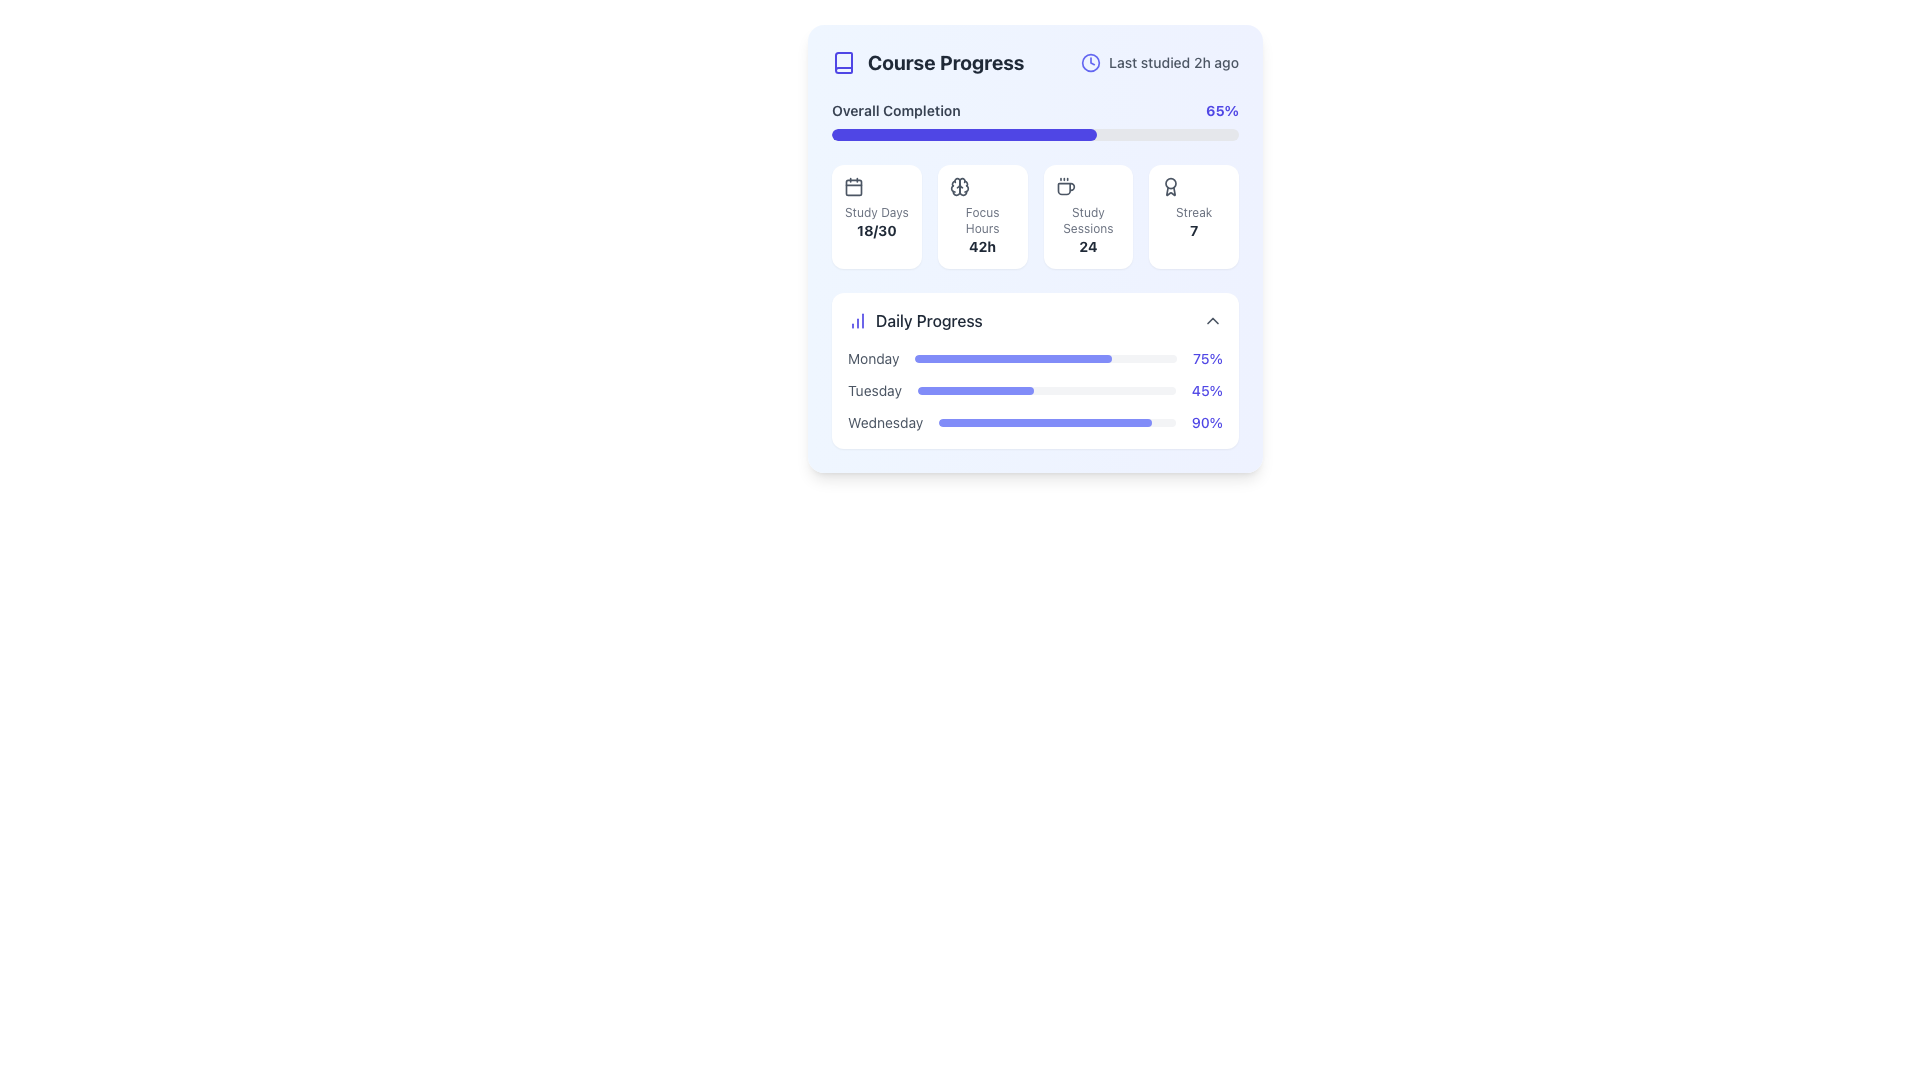  Describe the element at coordinates (876, 212) in the screenshot. I see `the 'Study Days' text label, which is displayed in light gray and is centrally positioned above the bold number '18/30' within its card layout` at that location.